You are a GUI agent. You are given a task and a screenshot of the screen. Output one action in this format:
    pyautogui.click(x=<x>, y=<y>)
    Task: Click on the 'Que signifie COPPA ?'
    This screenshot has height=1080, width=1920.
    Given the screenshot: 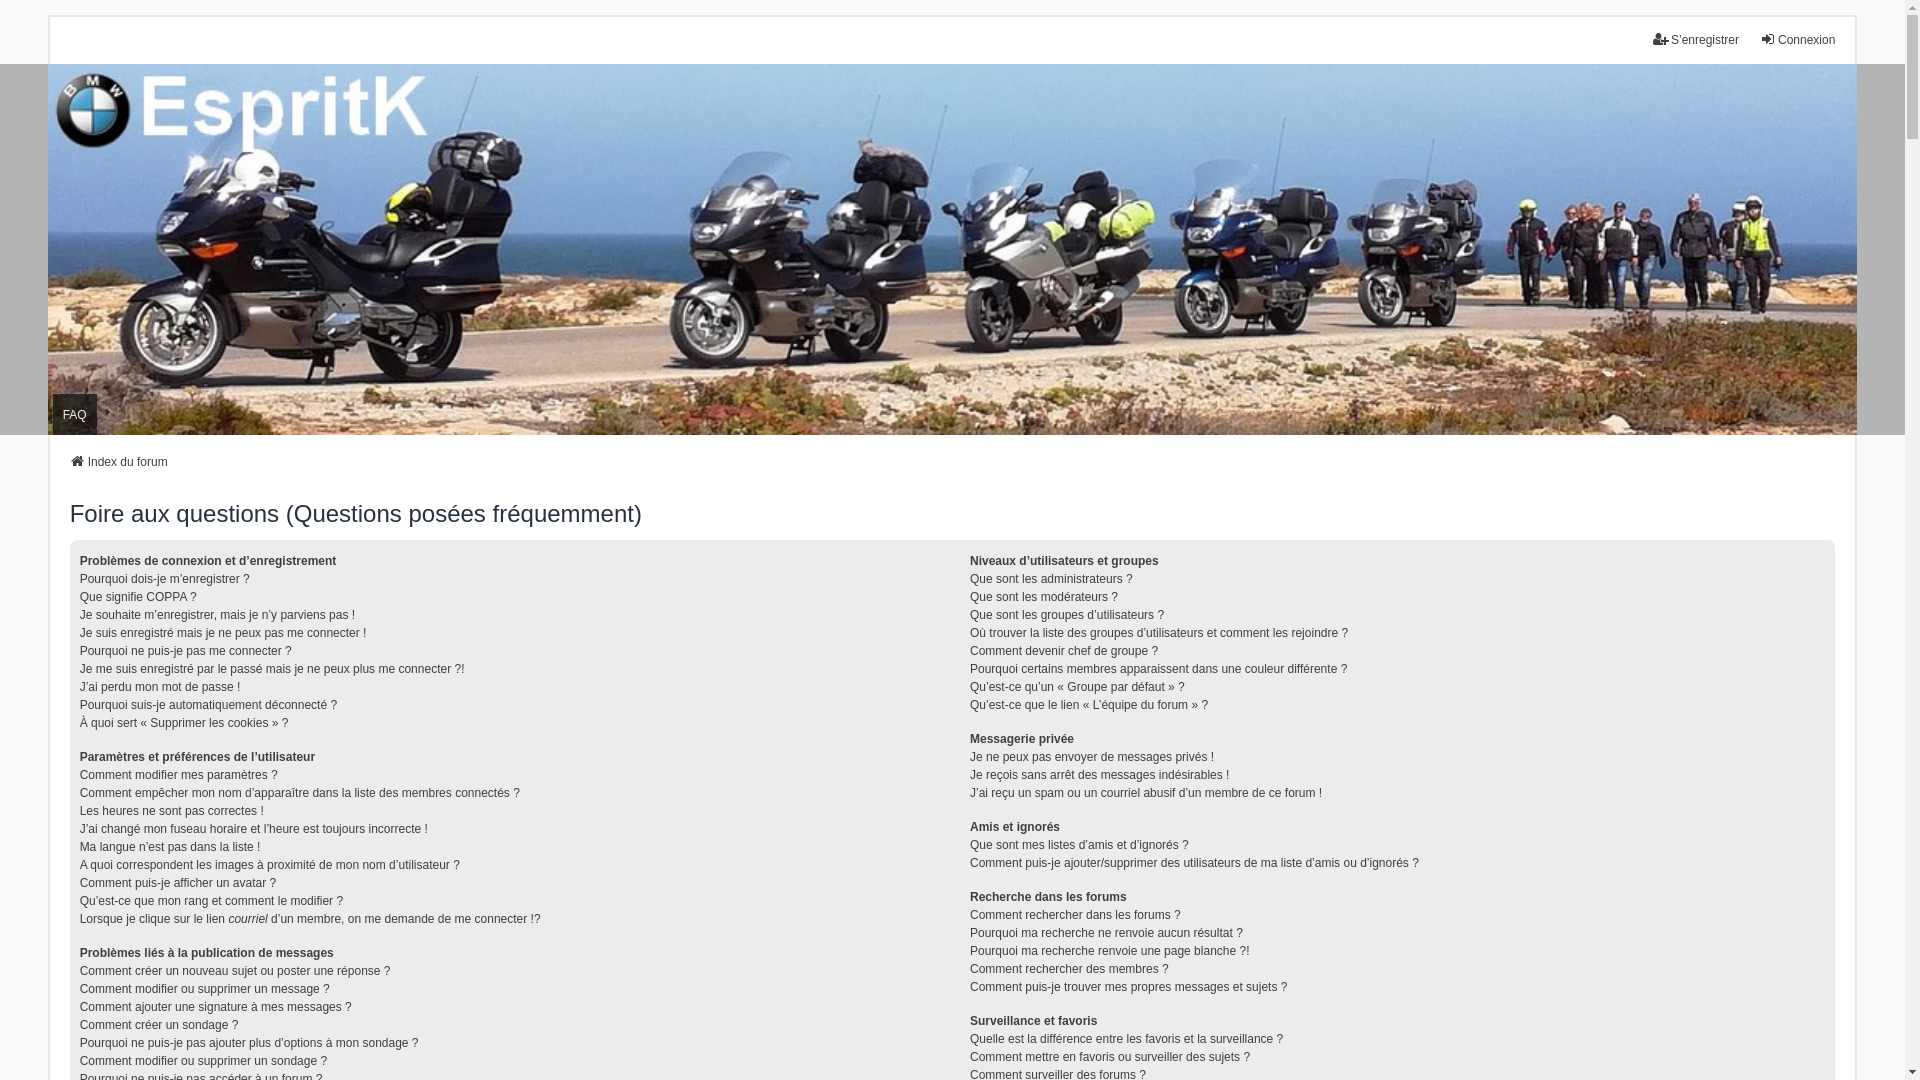 What is the action you would take?
    pyautogui.click(x=137, y=596)
    